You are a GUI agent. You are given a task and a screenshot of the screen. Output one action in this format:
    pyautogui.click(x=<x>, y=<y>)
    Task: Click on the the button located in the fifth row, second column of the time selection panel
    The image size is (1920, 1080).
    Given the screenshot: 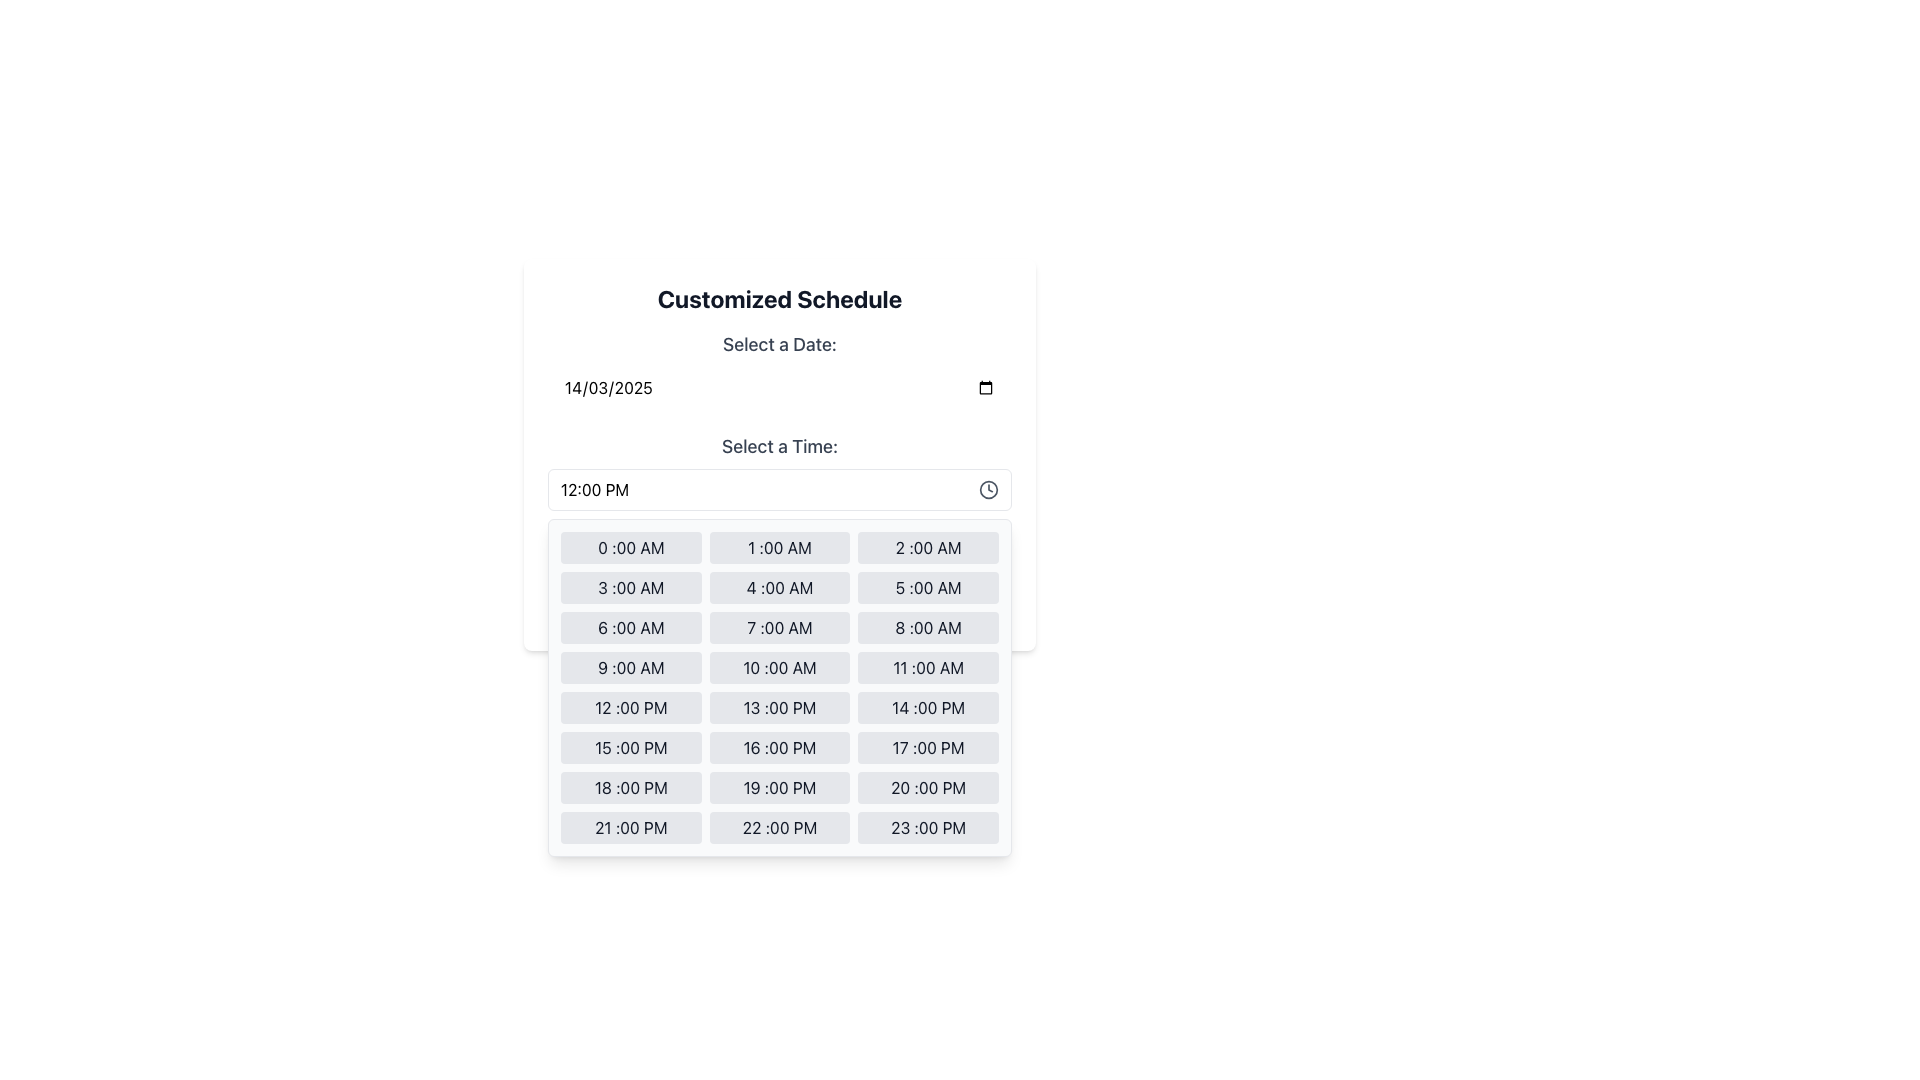 What is the action you would take?
    pyautogui.click(x=778, y=707)
    